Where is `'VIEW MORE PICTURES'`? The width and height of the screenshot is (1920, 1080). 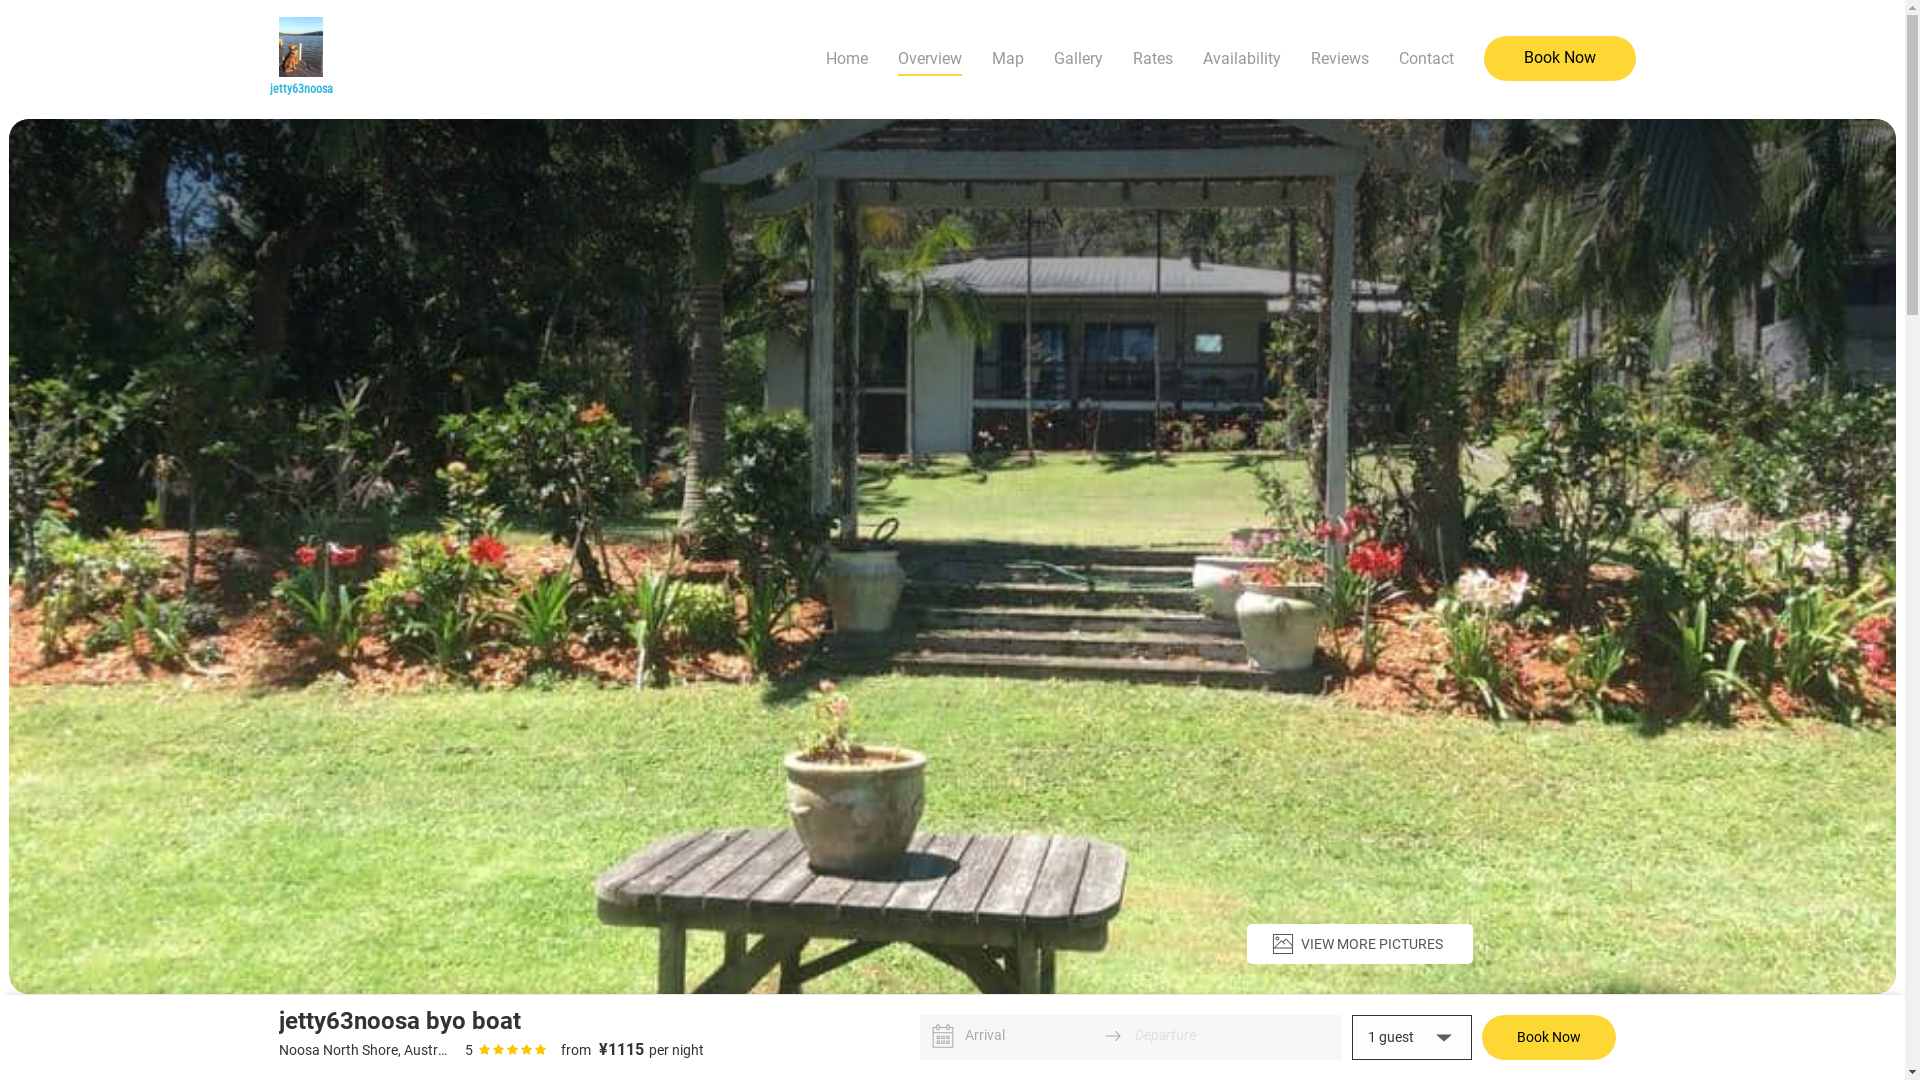 'VIEW MORE PICTURES' is located at coordinates (1358, 944).